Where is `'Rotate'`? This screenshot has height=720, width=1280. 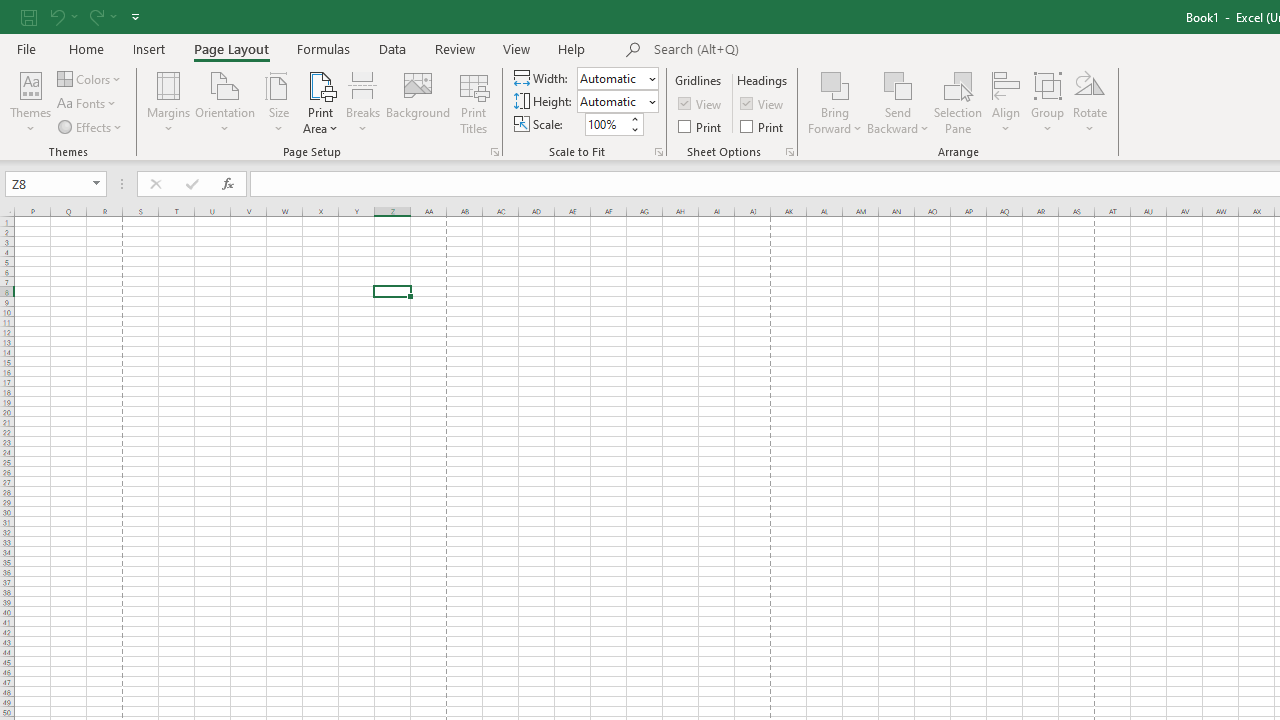 'Rotate' is located at coordinates (1088, 103).